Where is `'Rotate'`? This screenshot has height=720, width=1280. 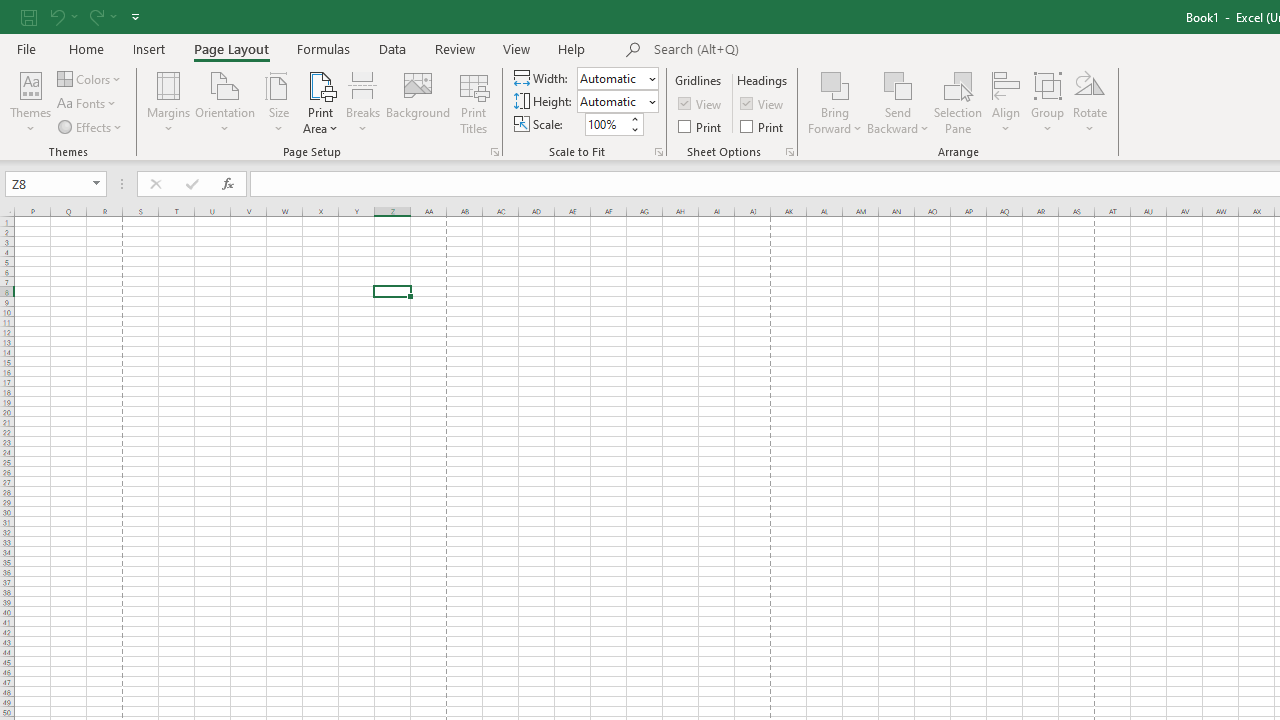 'Rotate' is located at coordinates (1088, 103).